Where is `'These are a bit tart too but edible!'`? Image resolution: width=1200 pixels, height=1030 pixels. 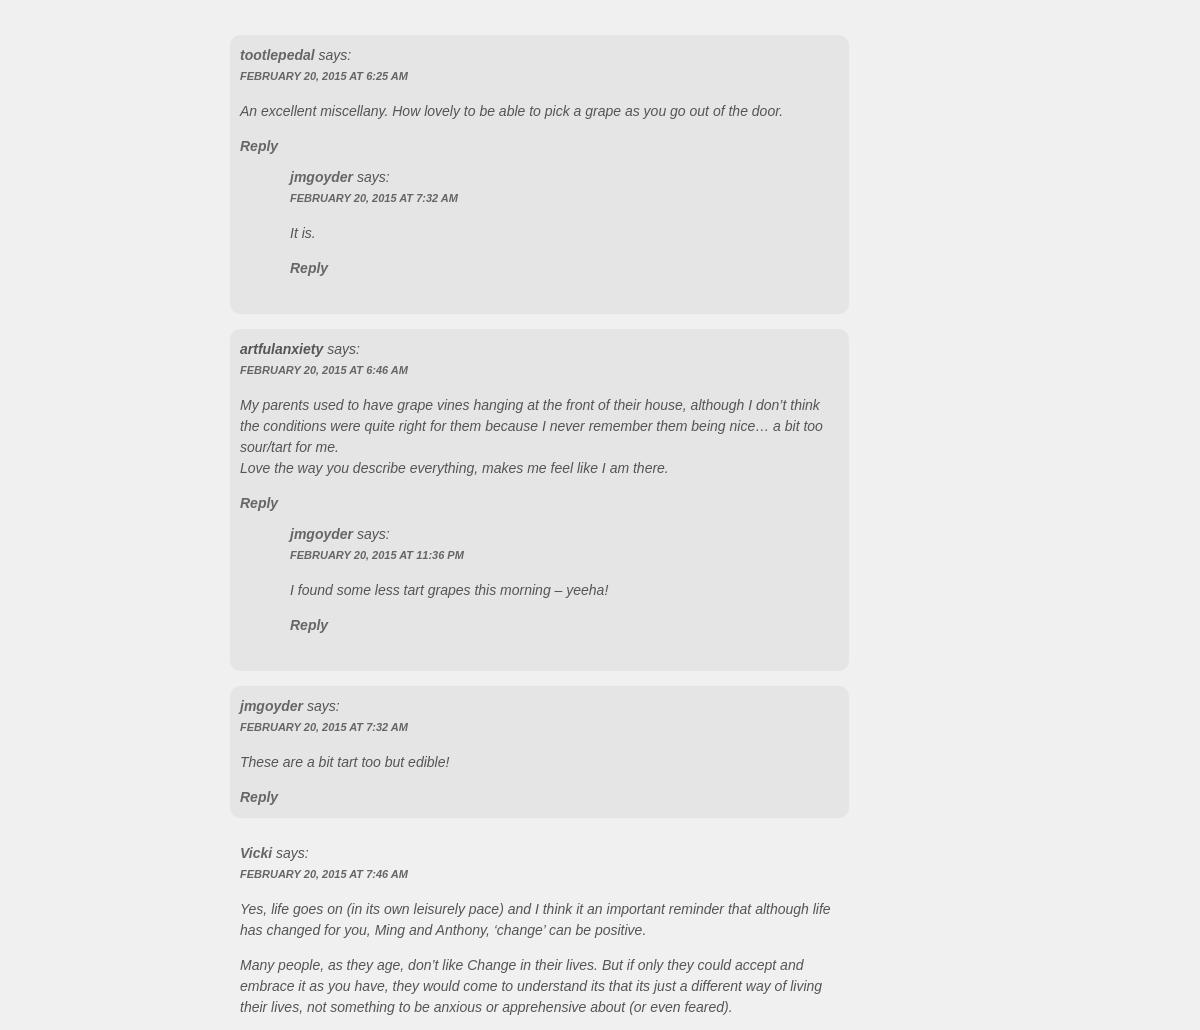
'These are a bit tart too but edible!' is located at coordinates (344, 760).